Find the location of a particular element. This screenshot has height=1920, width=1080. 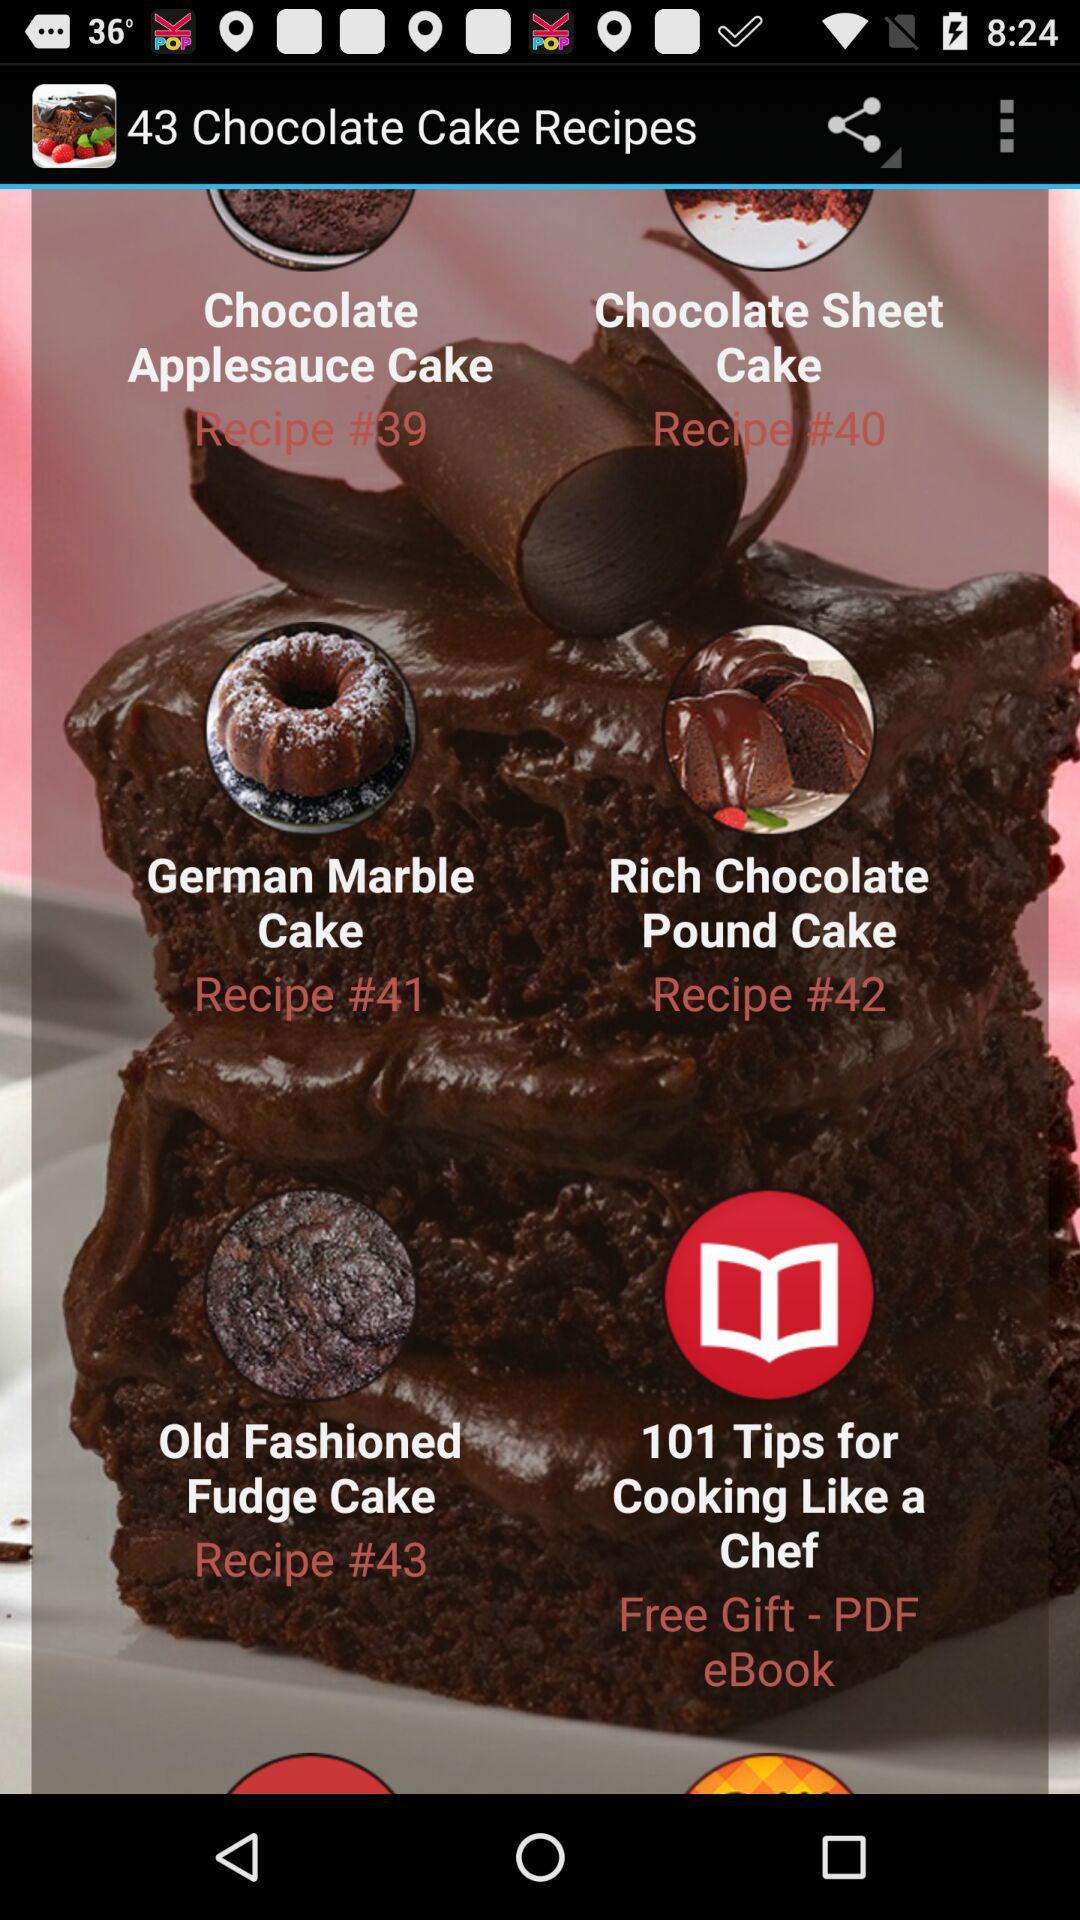

the image above the text rich chocolate pound cake is located at coordinates (768, 728).